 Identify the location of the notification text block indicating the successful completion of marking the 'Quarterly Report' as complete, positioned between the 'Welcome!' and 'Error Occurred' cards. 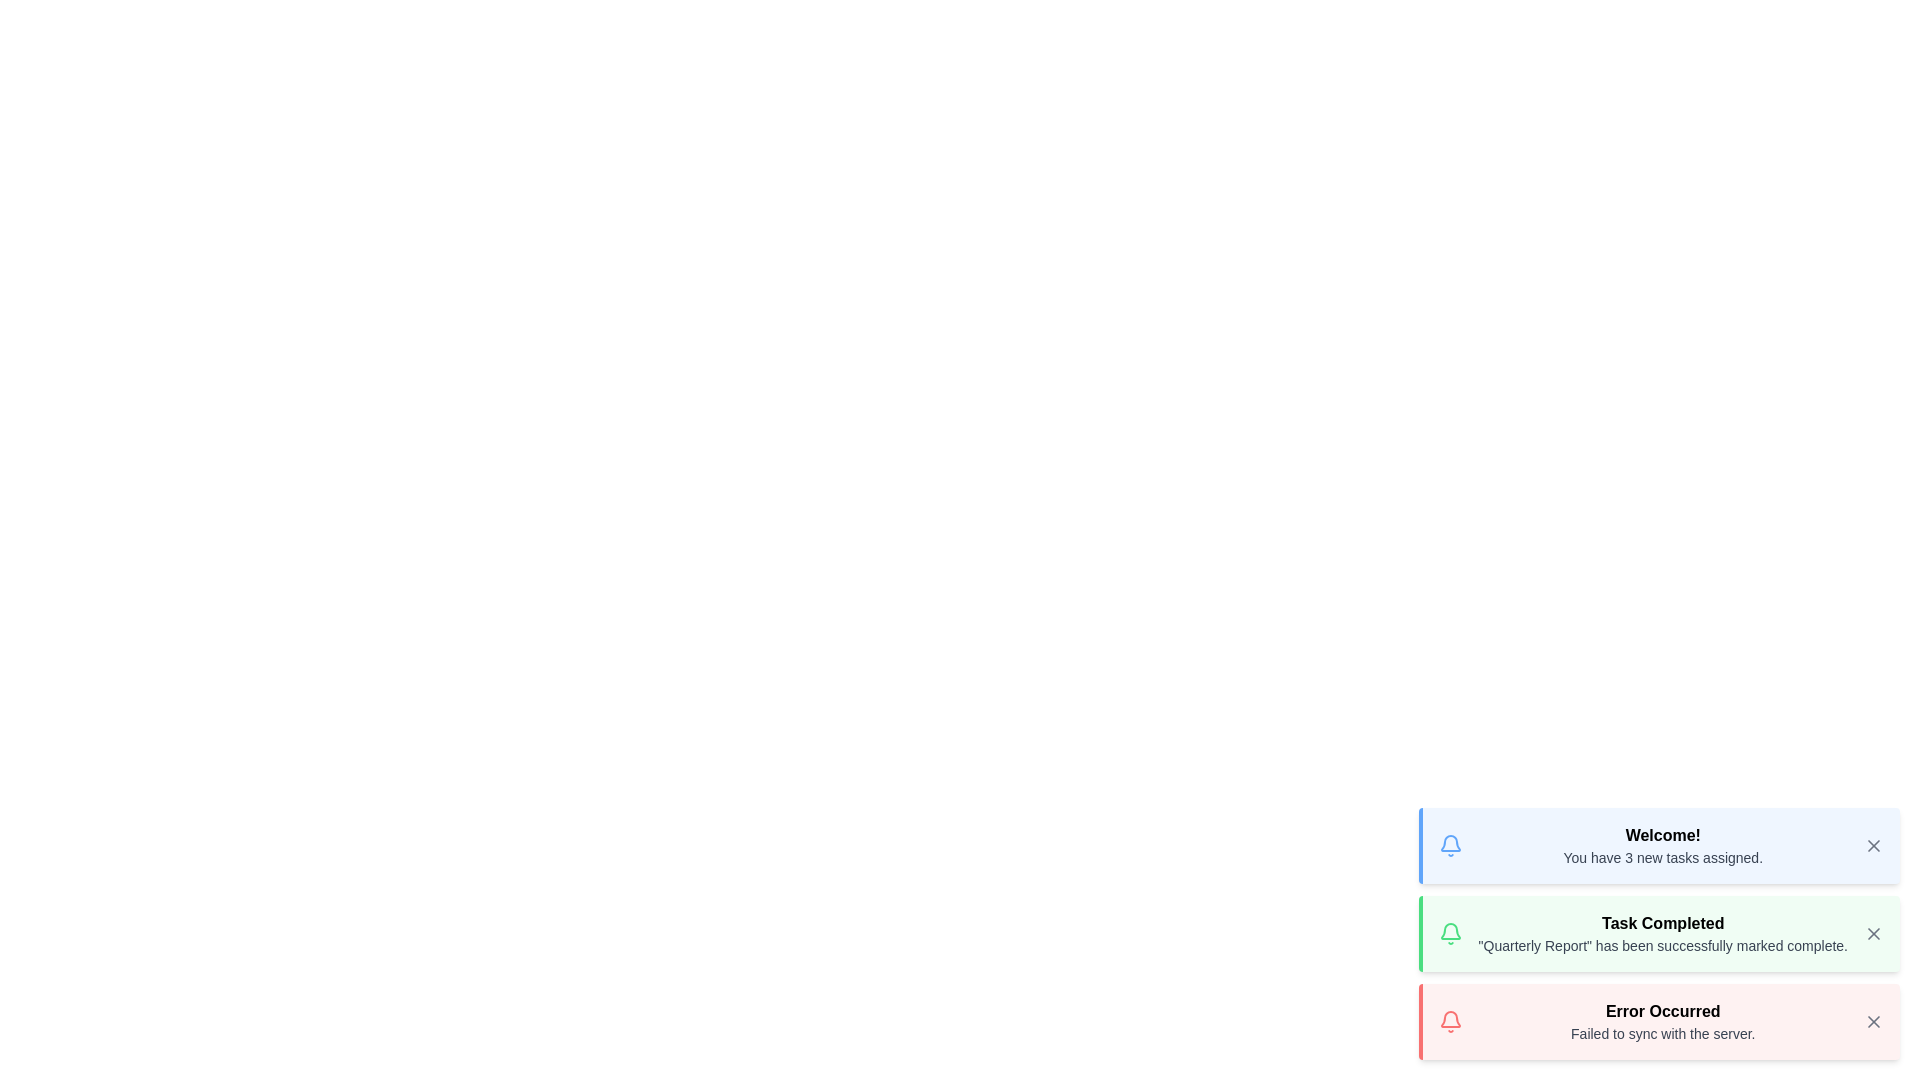
(1663, 933).